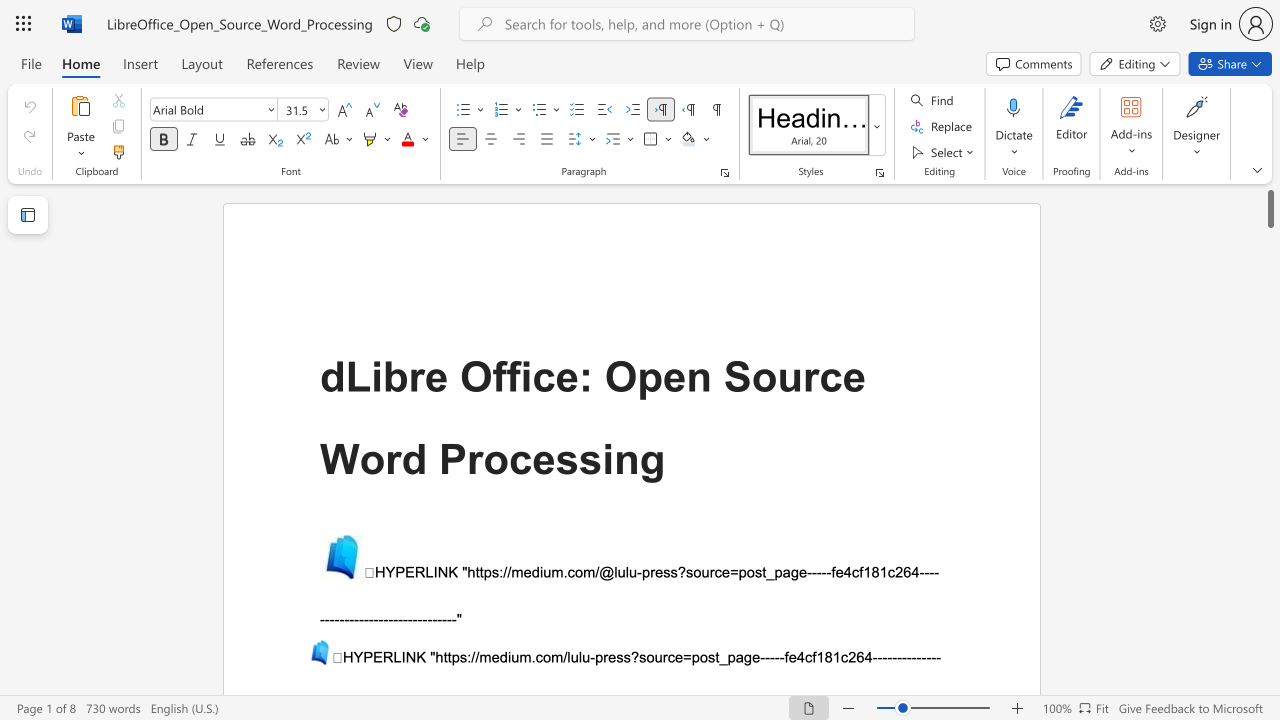  I want to click on the scrollbar to adjust the page downward, so click(1269, 328).